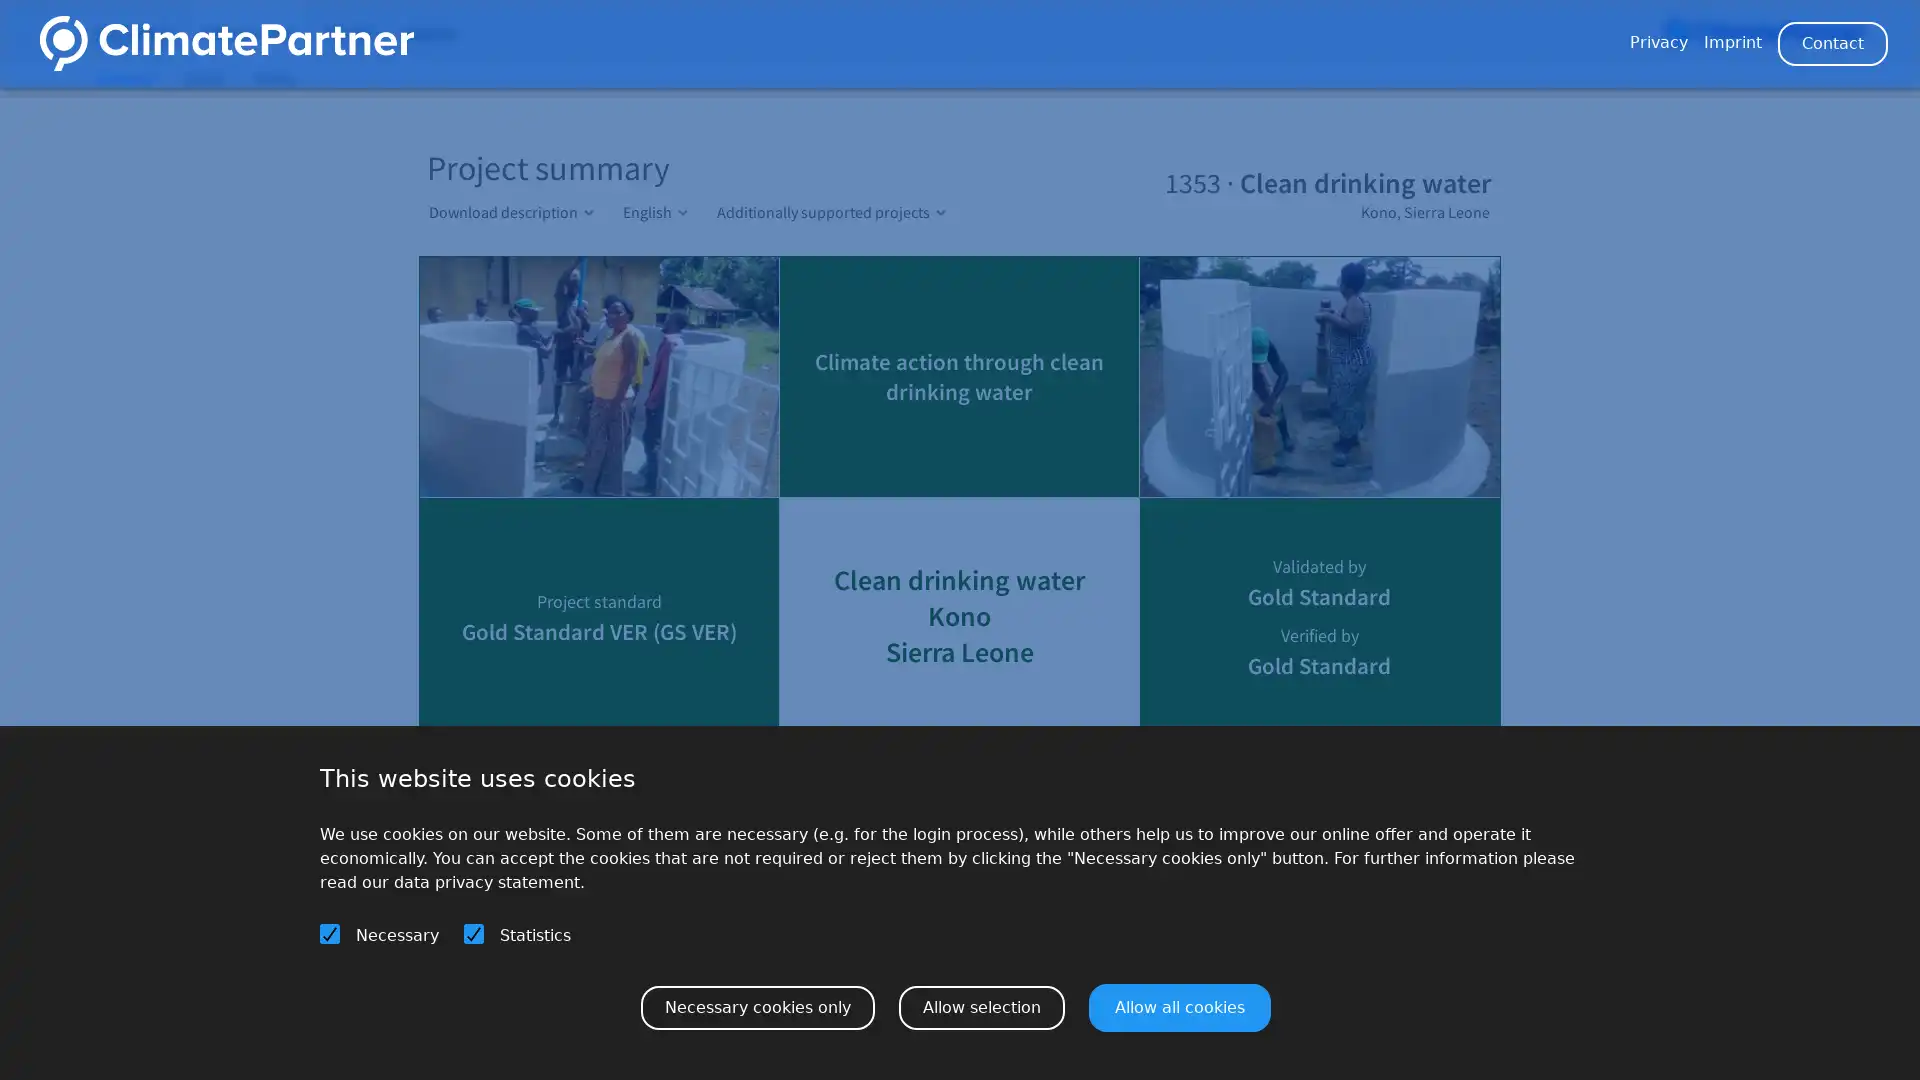 This screenshot has height=1080, width=1920. Describe the element at coordinates (1180, 1006) in the screenshot. I see `Allow all cookies` at that location.